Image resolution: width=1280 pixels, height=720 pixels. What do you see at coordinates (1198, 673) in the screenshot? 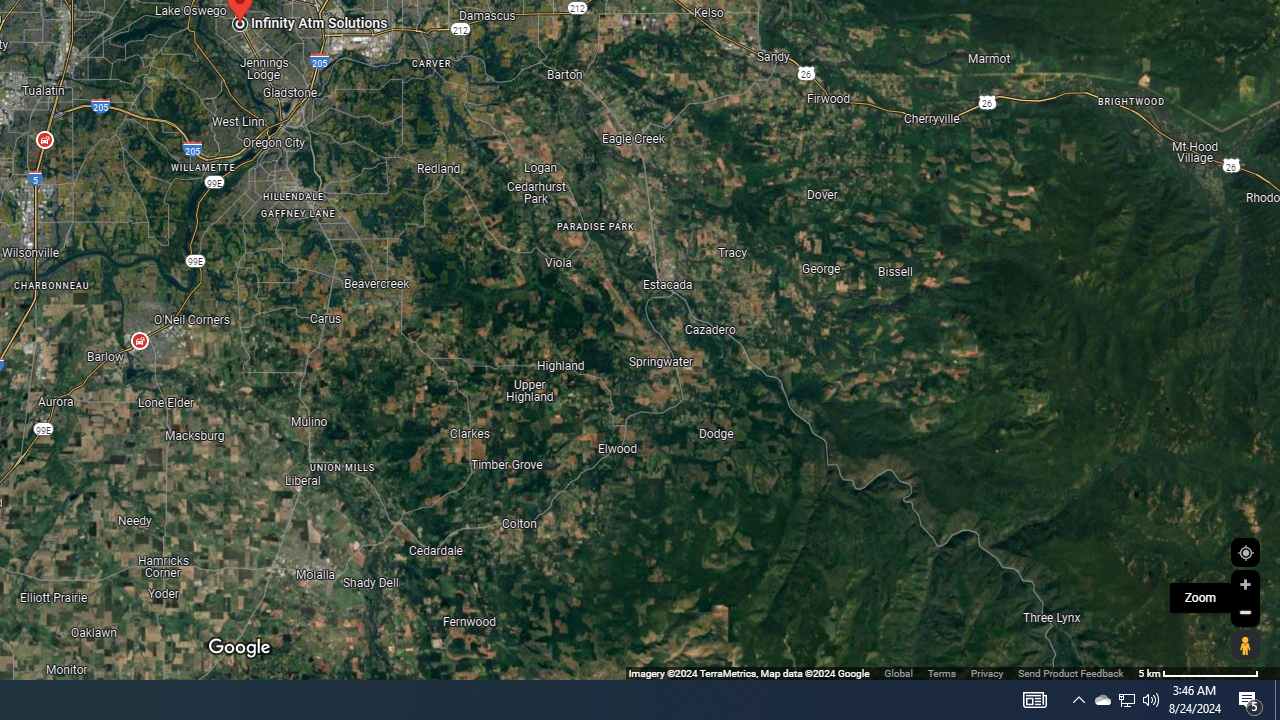
I see `'500 m'` at bounding box center [1198, 673].